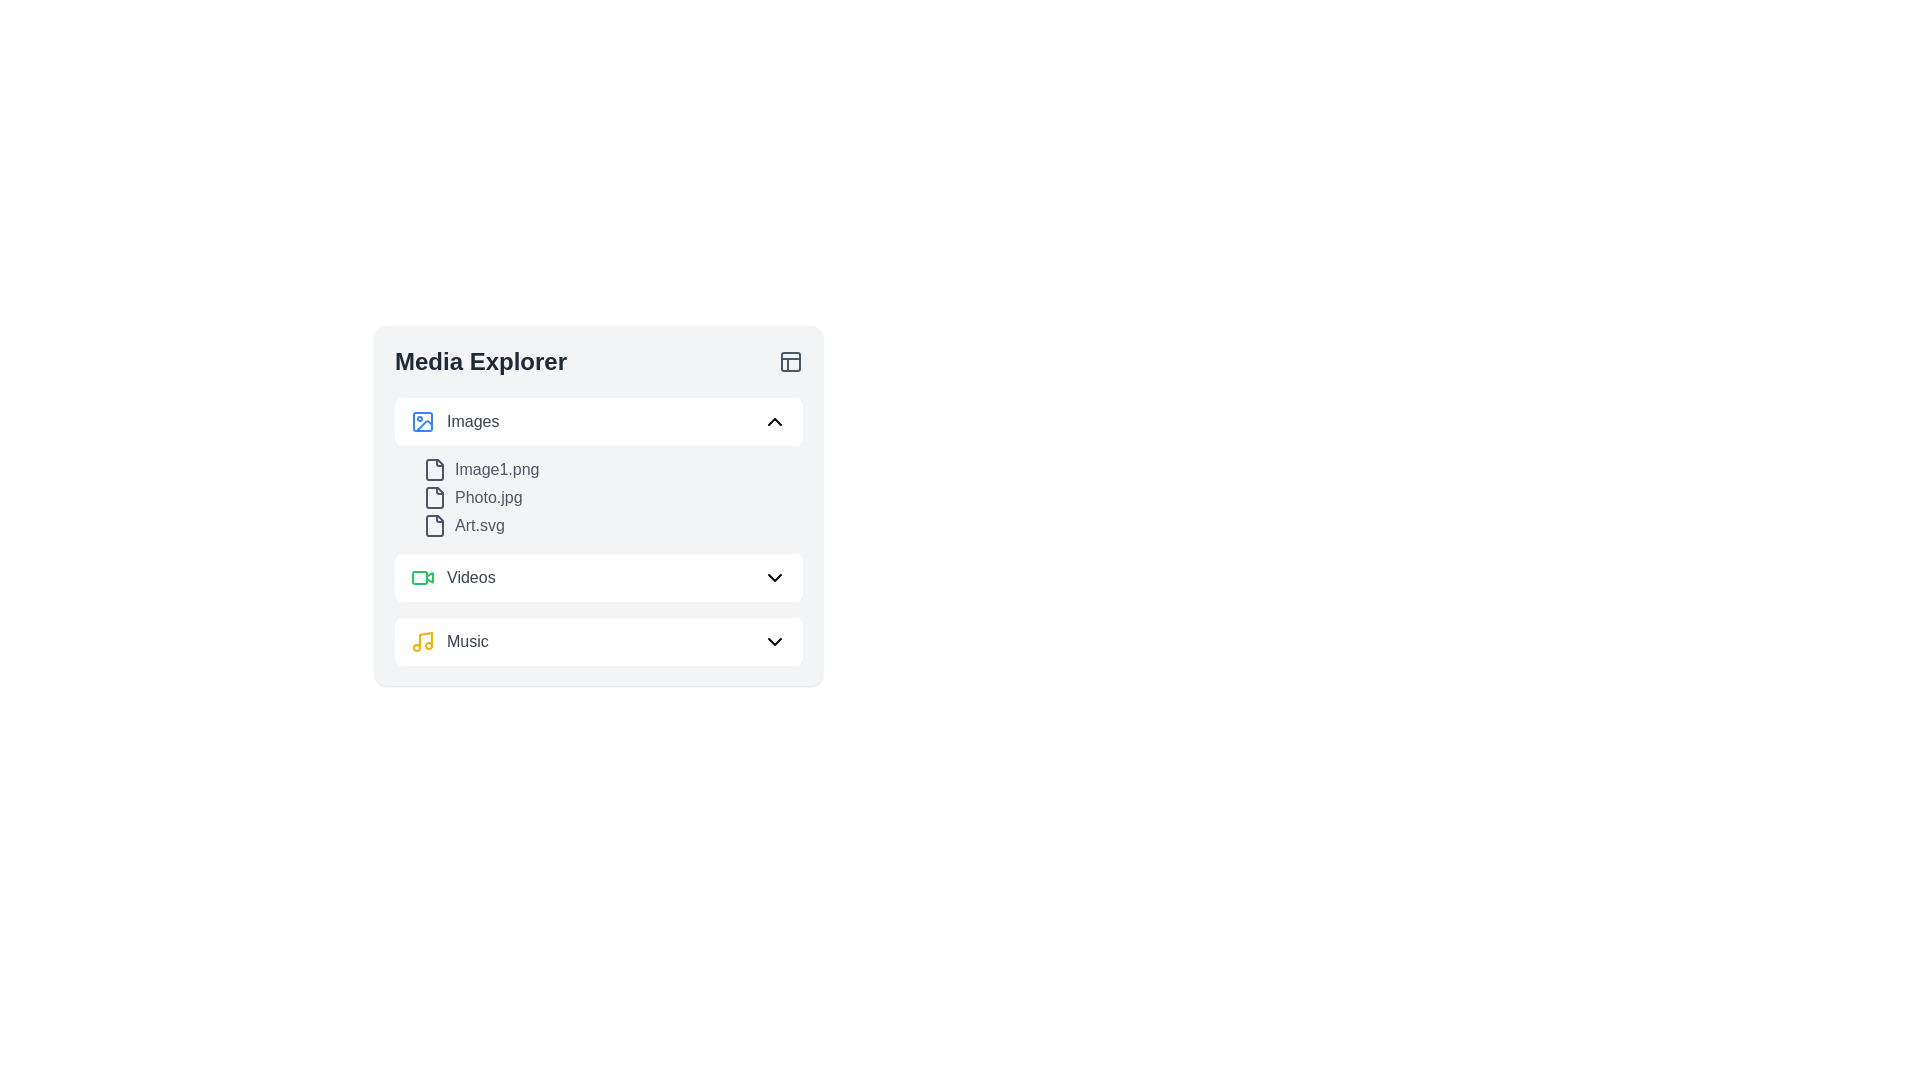 This screenshot has height=1080, width=1920. I want to click on the dropdown toggle icon located at the right end of the 'Videos' row, so click(773, 578).